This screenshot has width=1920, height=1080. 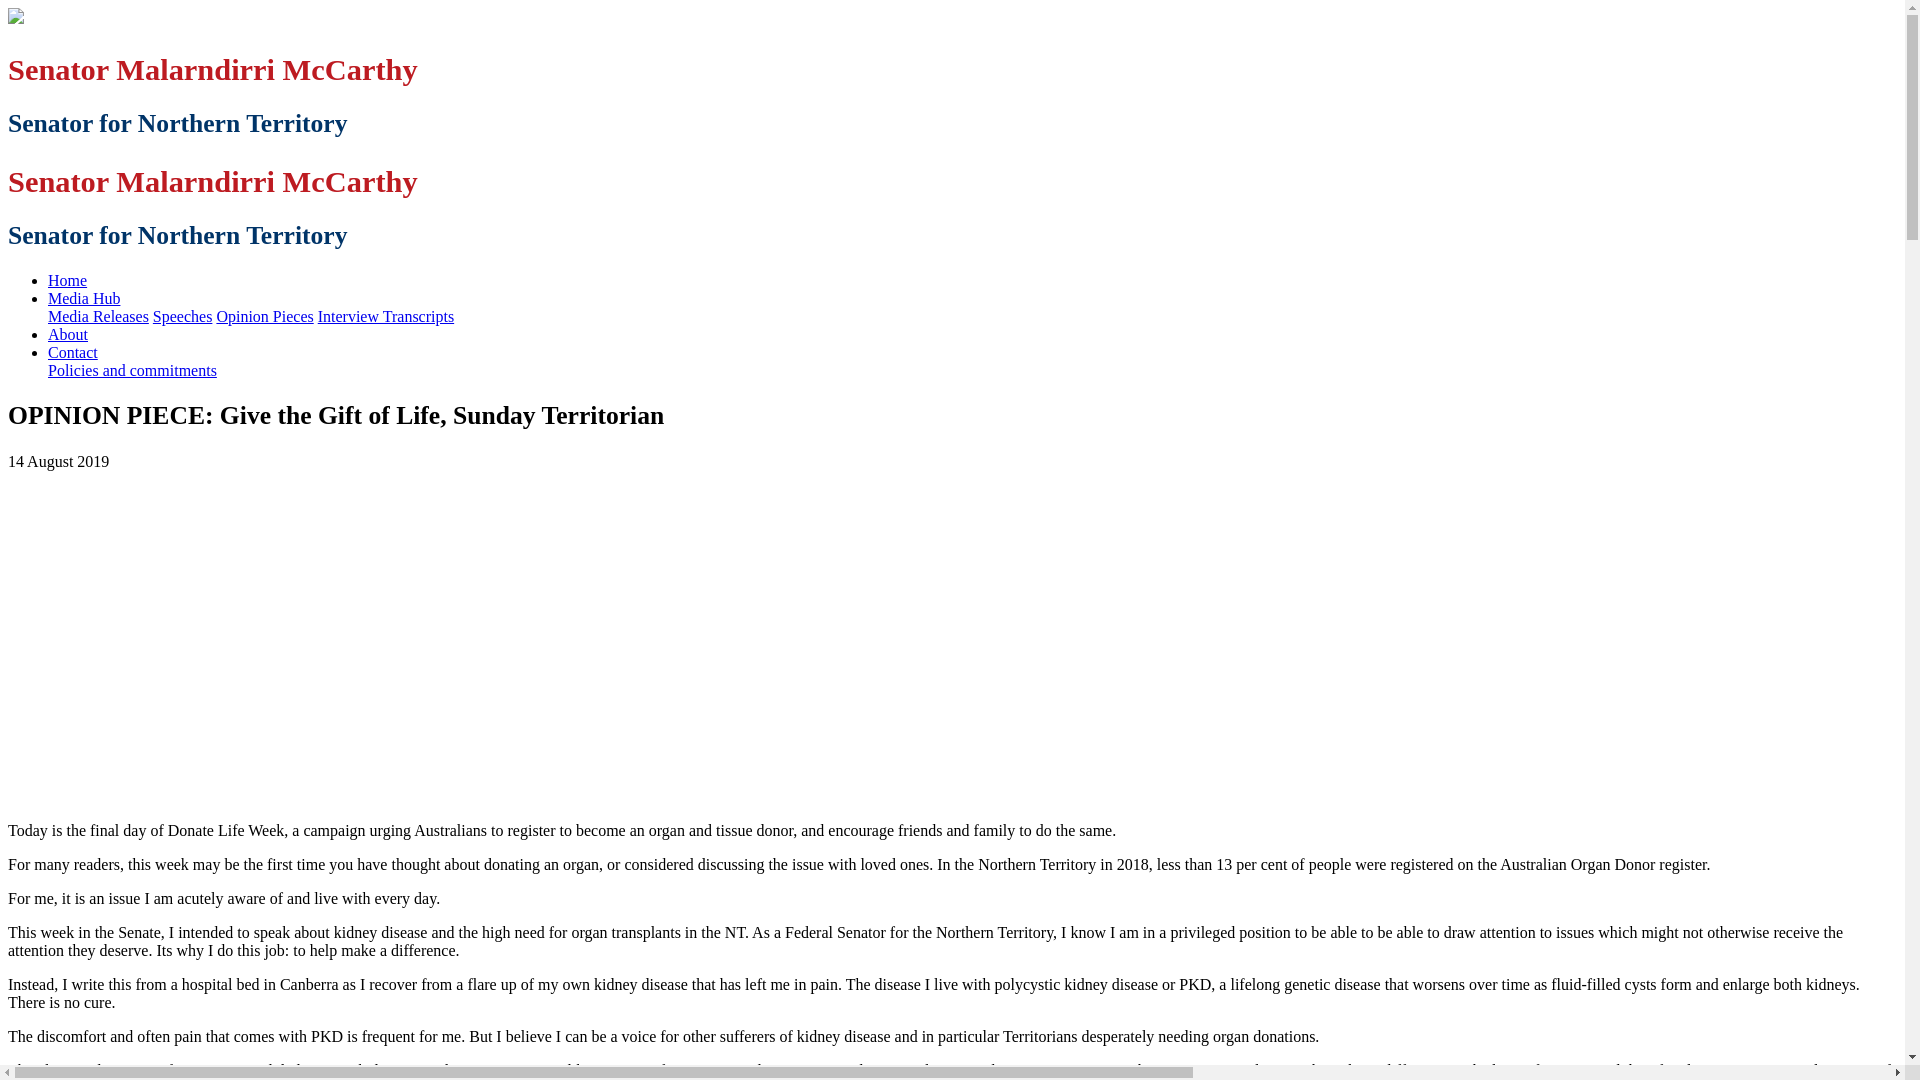 I want to click on 'About', so click(x=67, y=333).